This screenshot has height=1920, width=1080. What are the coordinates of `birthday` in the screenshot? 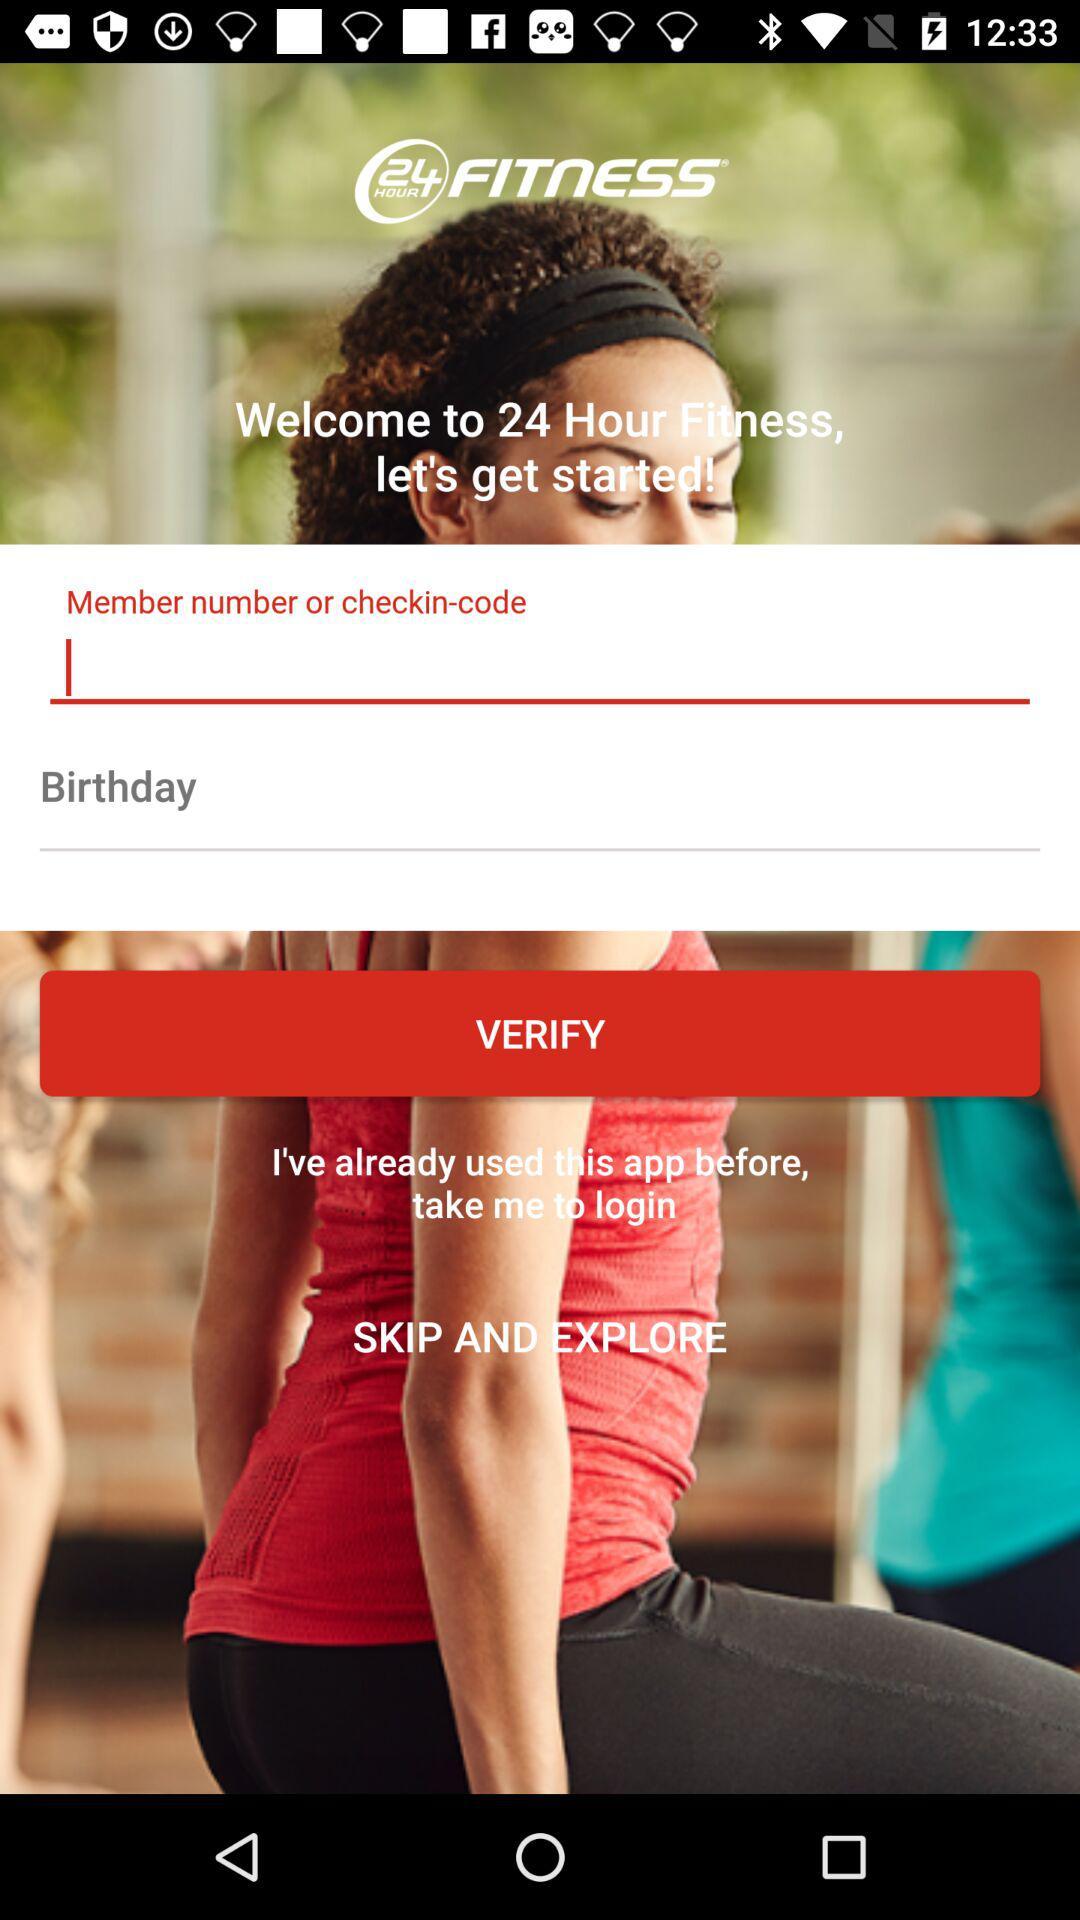 It's located at (540, 784).